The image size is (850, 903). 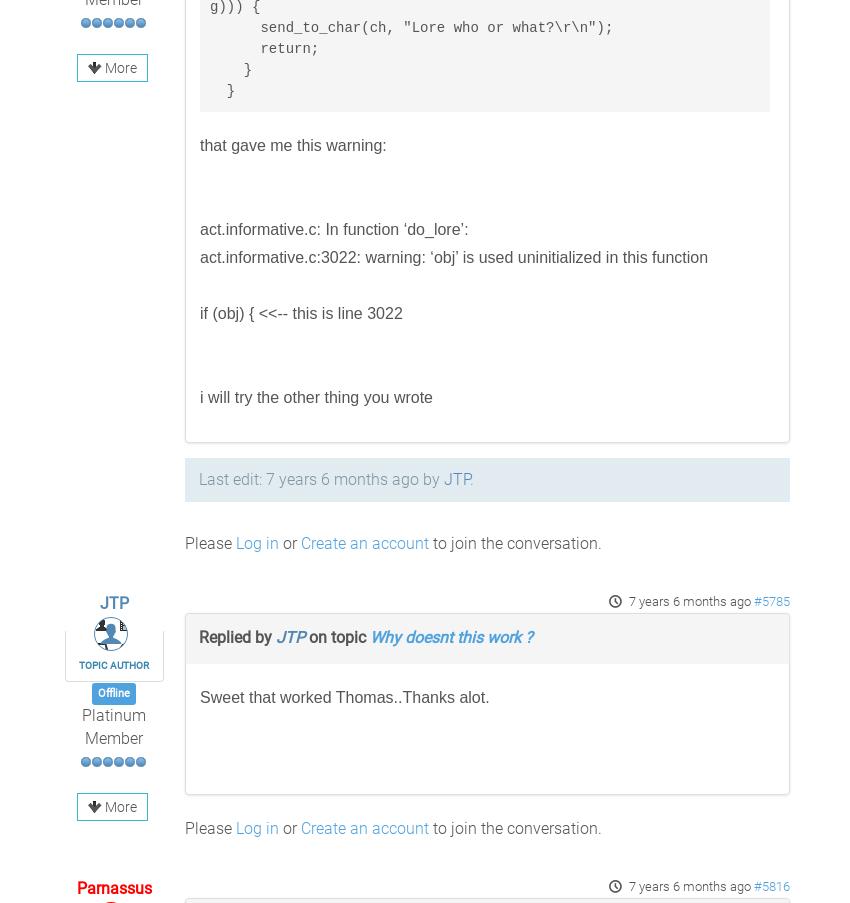 What do you see at coordinates (472, 479) in the screenshot?
I see `'.'` at bounding box center [472, 479].